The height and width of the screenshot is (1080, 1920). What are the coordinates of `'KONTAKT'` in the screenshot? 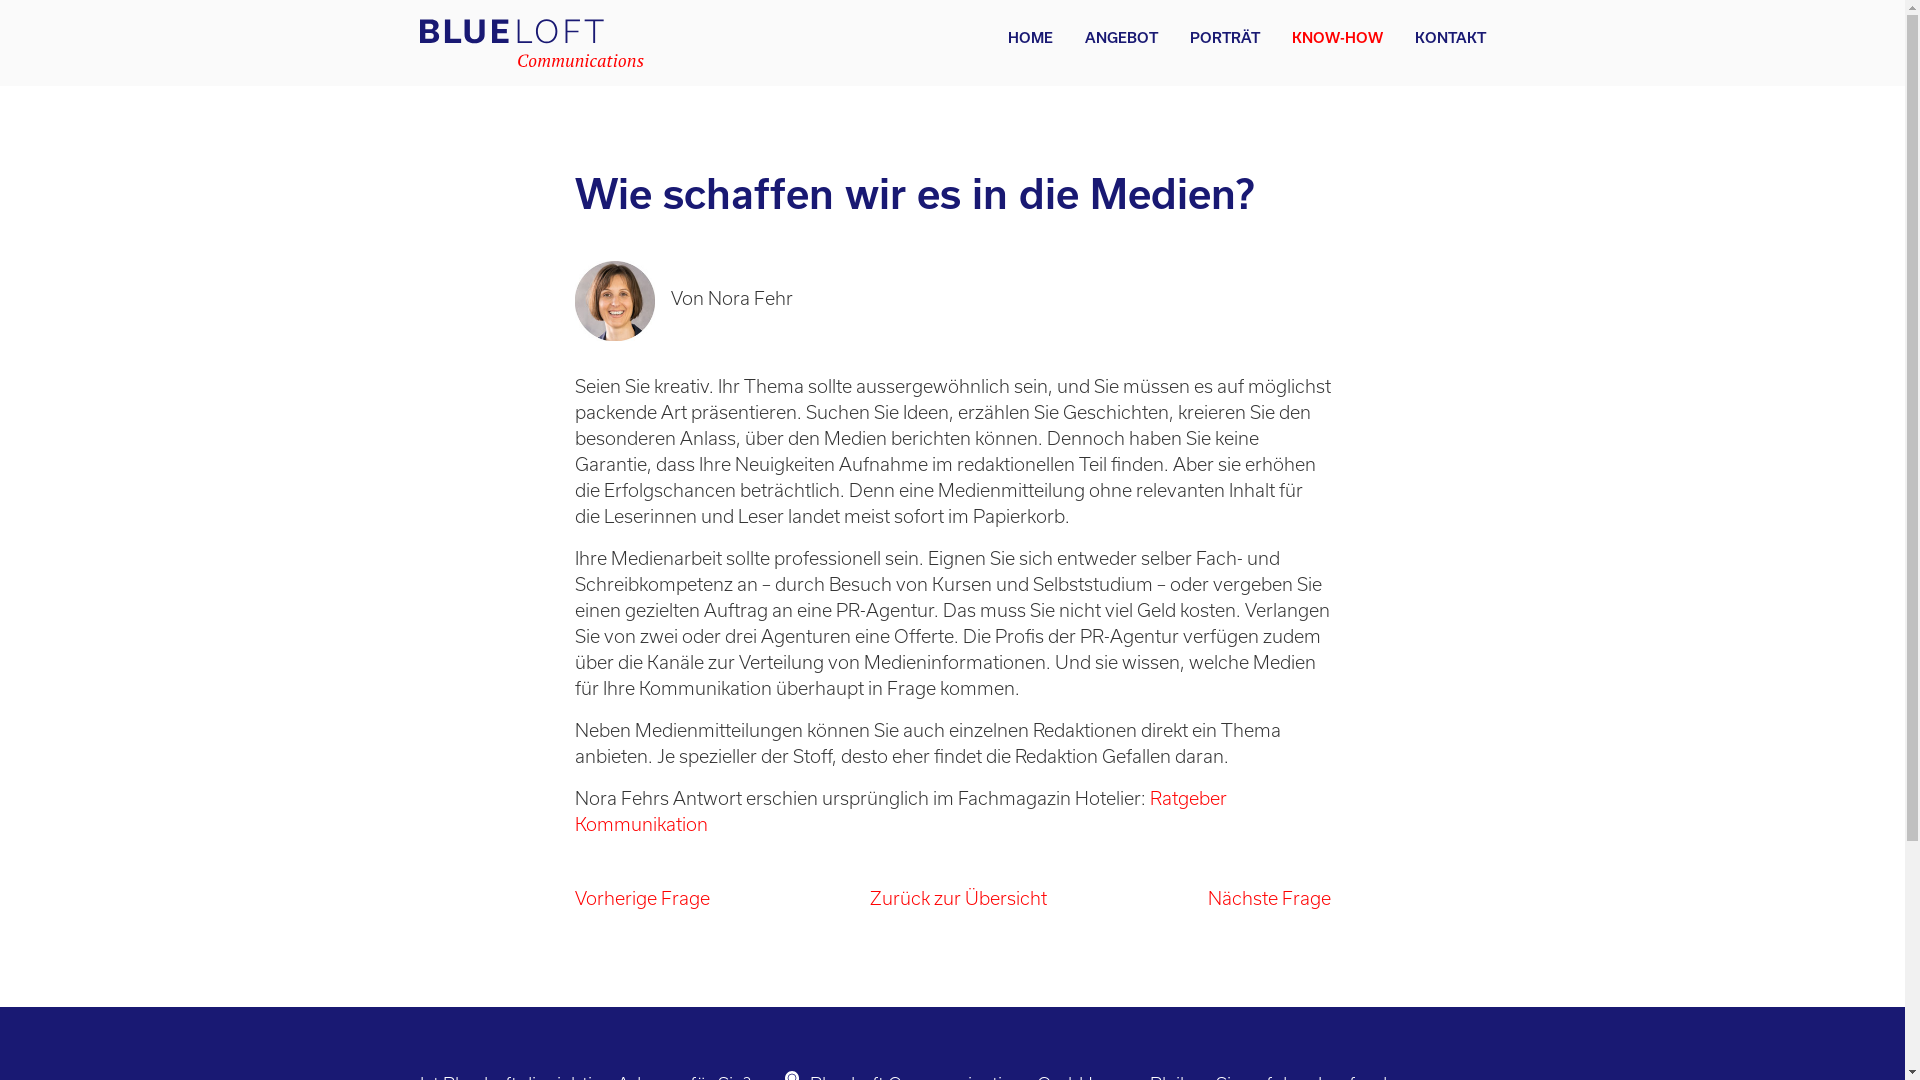 It's located at (1441, 38).